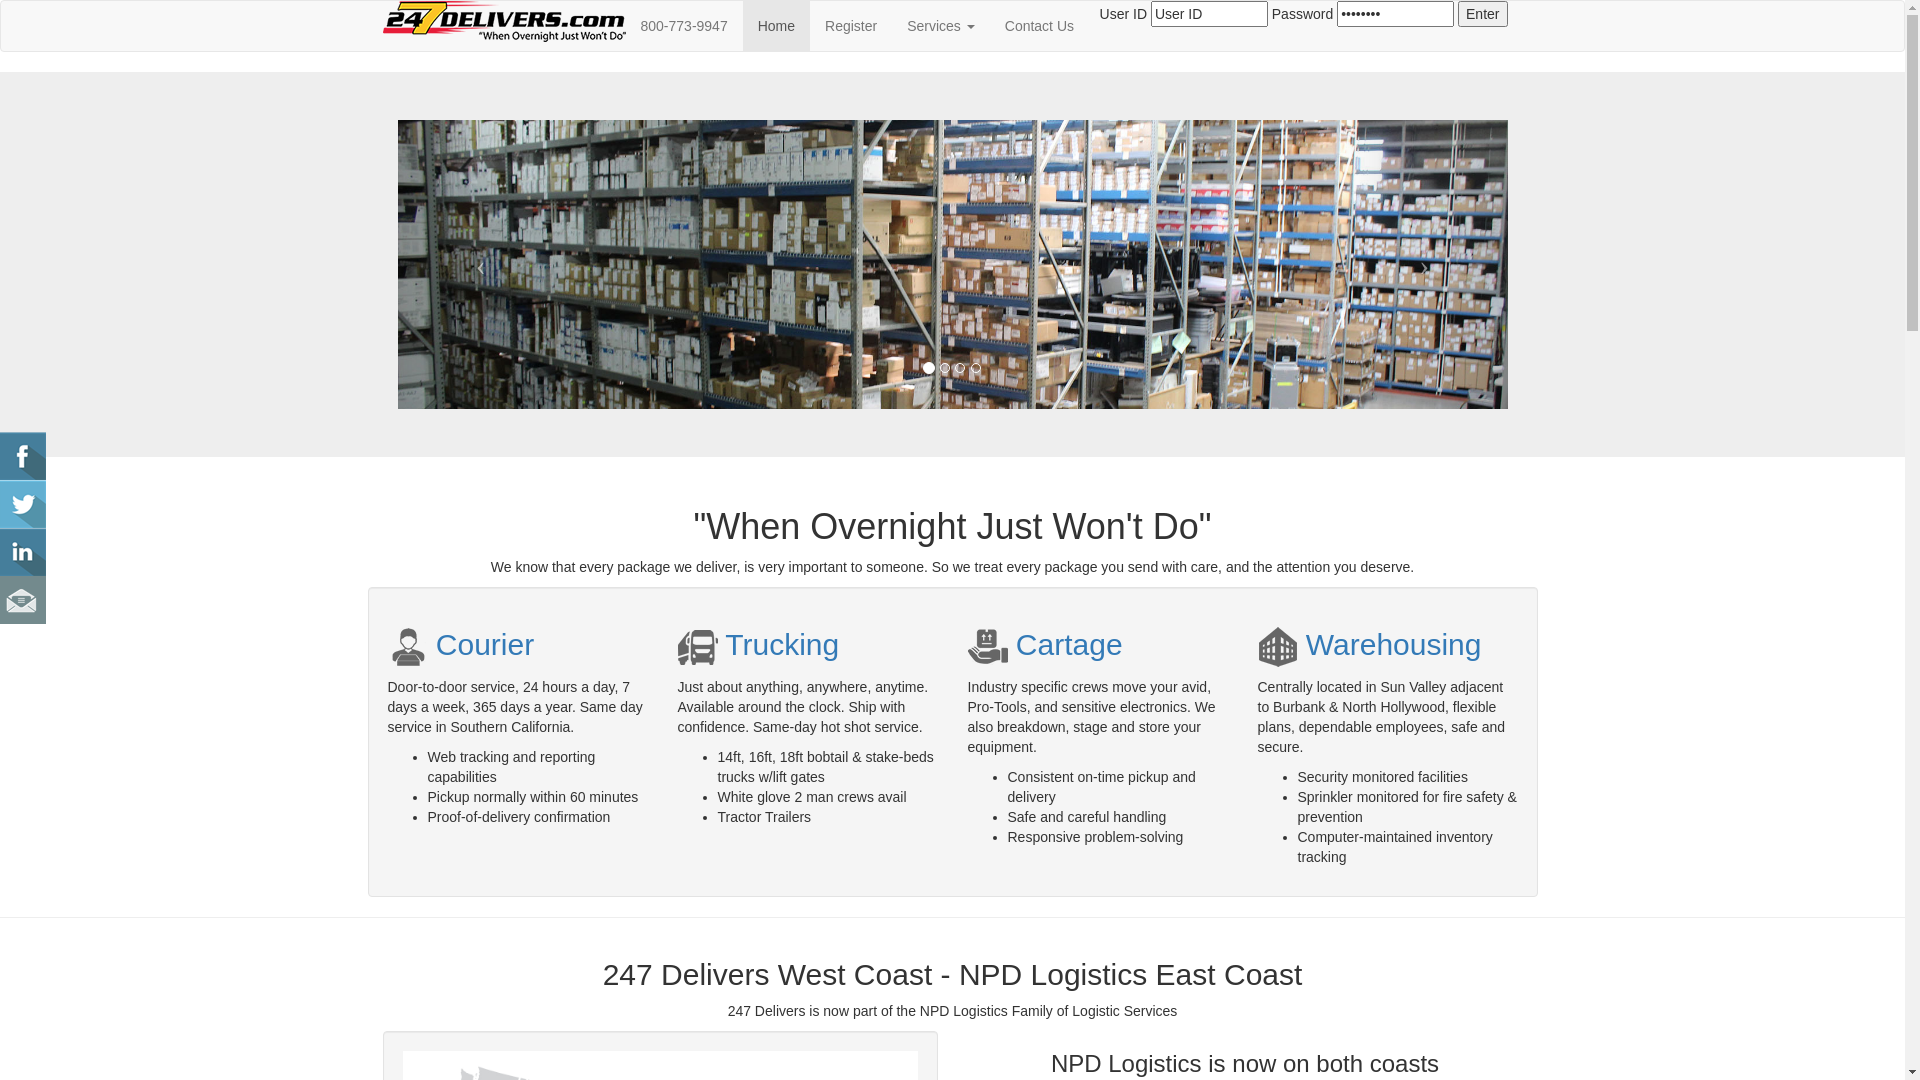  Describe the element at coordinates (684, 26) in the screenshot. I see `'800-773-9947'` at that location.